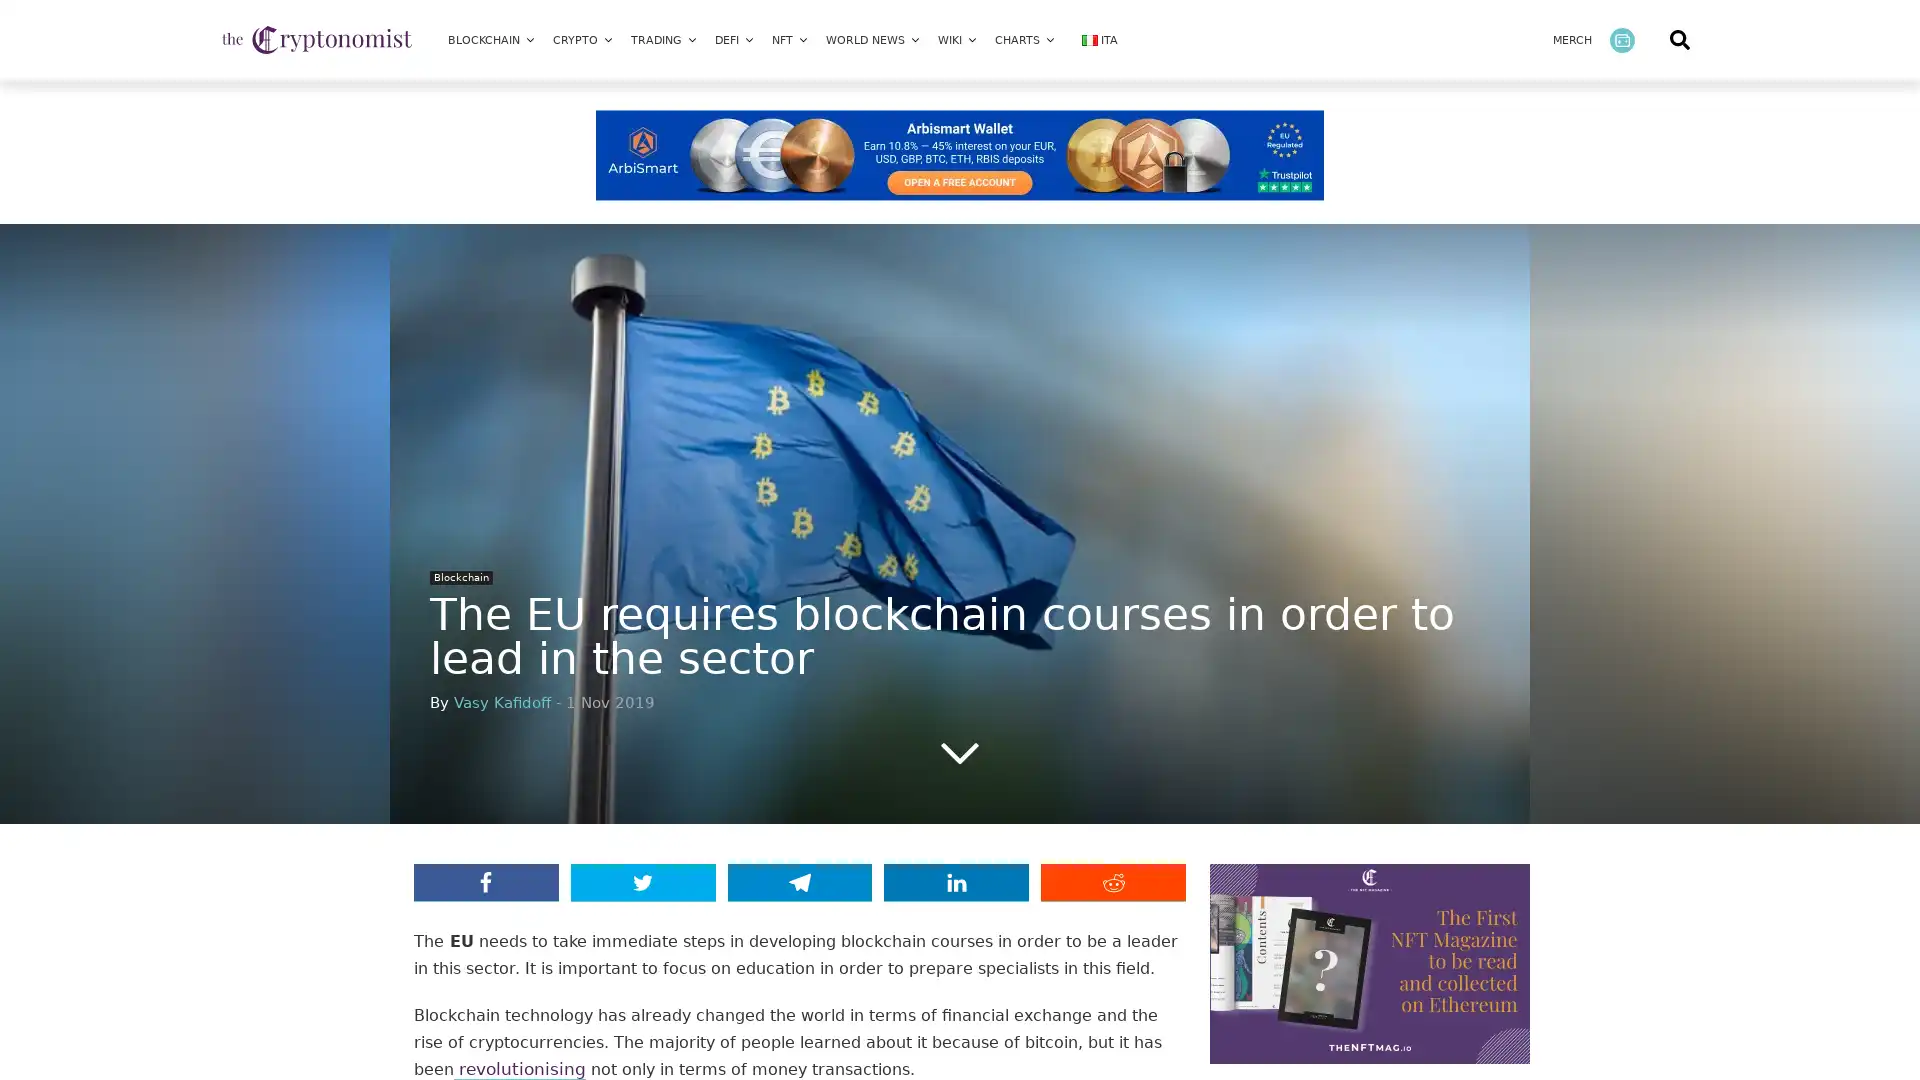 Image resolution: width=1920 pixels, height=1080 pixels. Describe the element at coordinates (1529, 785) in the screenshot. I see `MORE OPTIONS` at that location.